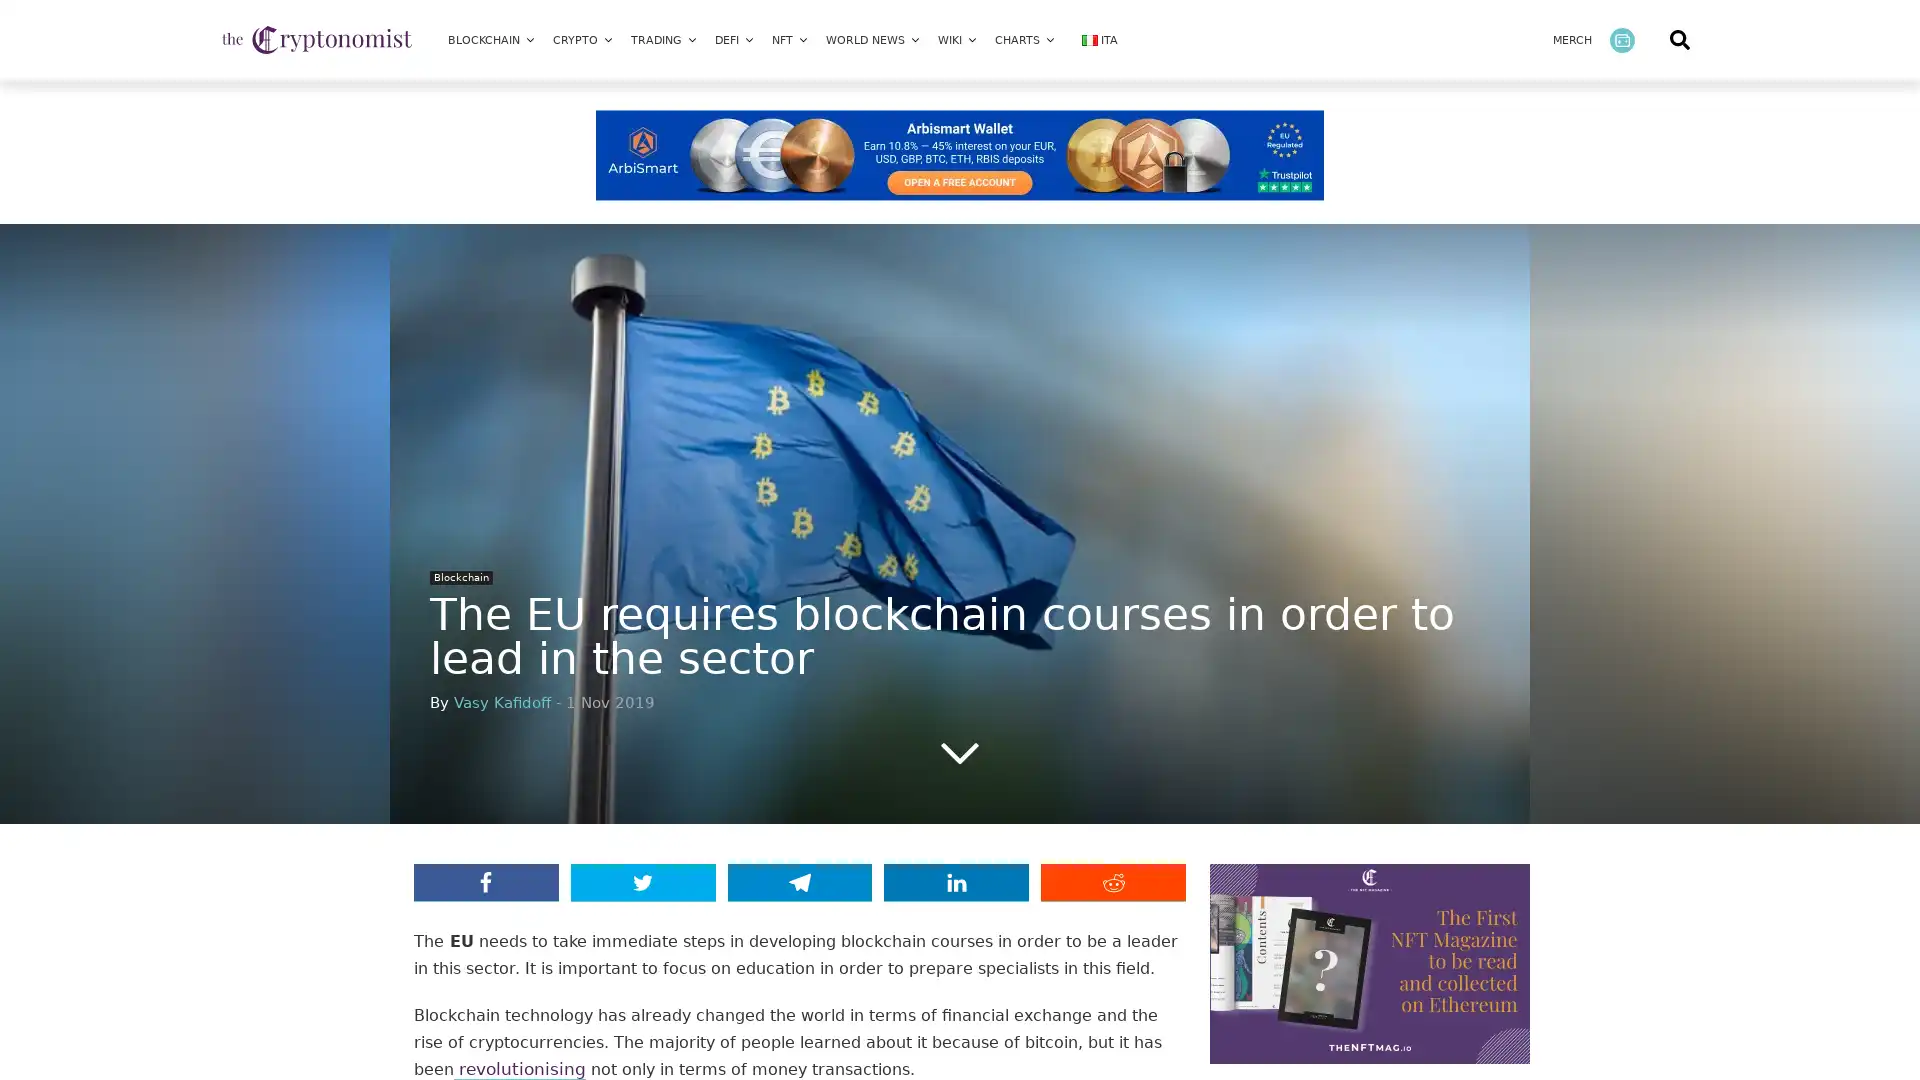 Image resolution: width=1920 pixels, height=1080 pixels. Describe the element at coordinates (1529, 785) in the screenshot. I see `MORE OPTIONS` at that location.